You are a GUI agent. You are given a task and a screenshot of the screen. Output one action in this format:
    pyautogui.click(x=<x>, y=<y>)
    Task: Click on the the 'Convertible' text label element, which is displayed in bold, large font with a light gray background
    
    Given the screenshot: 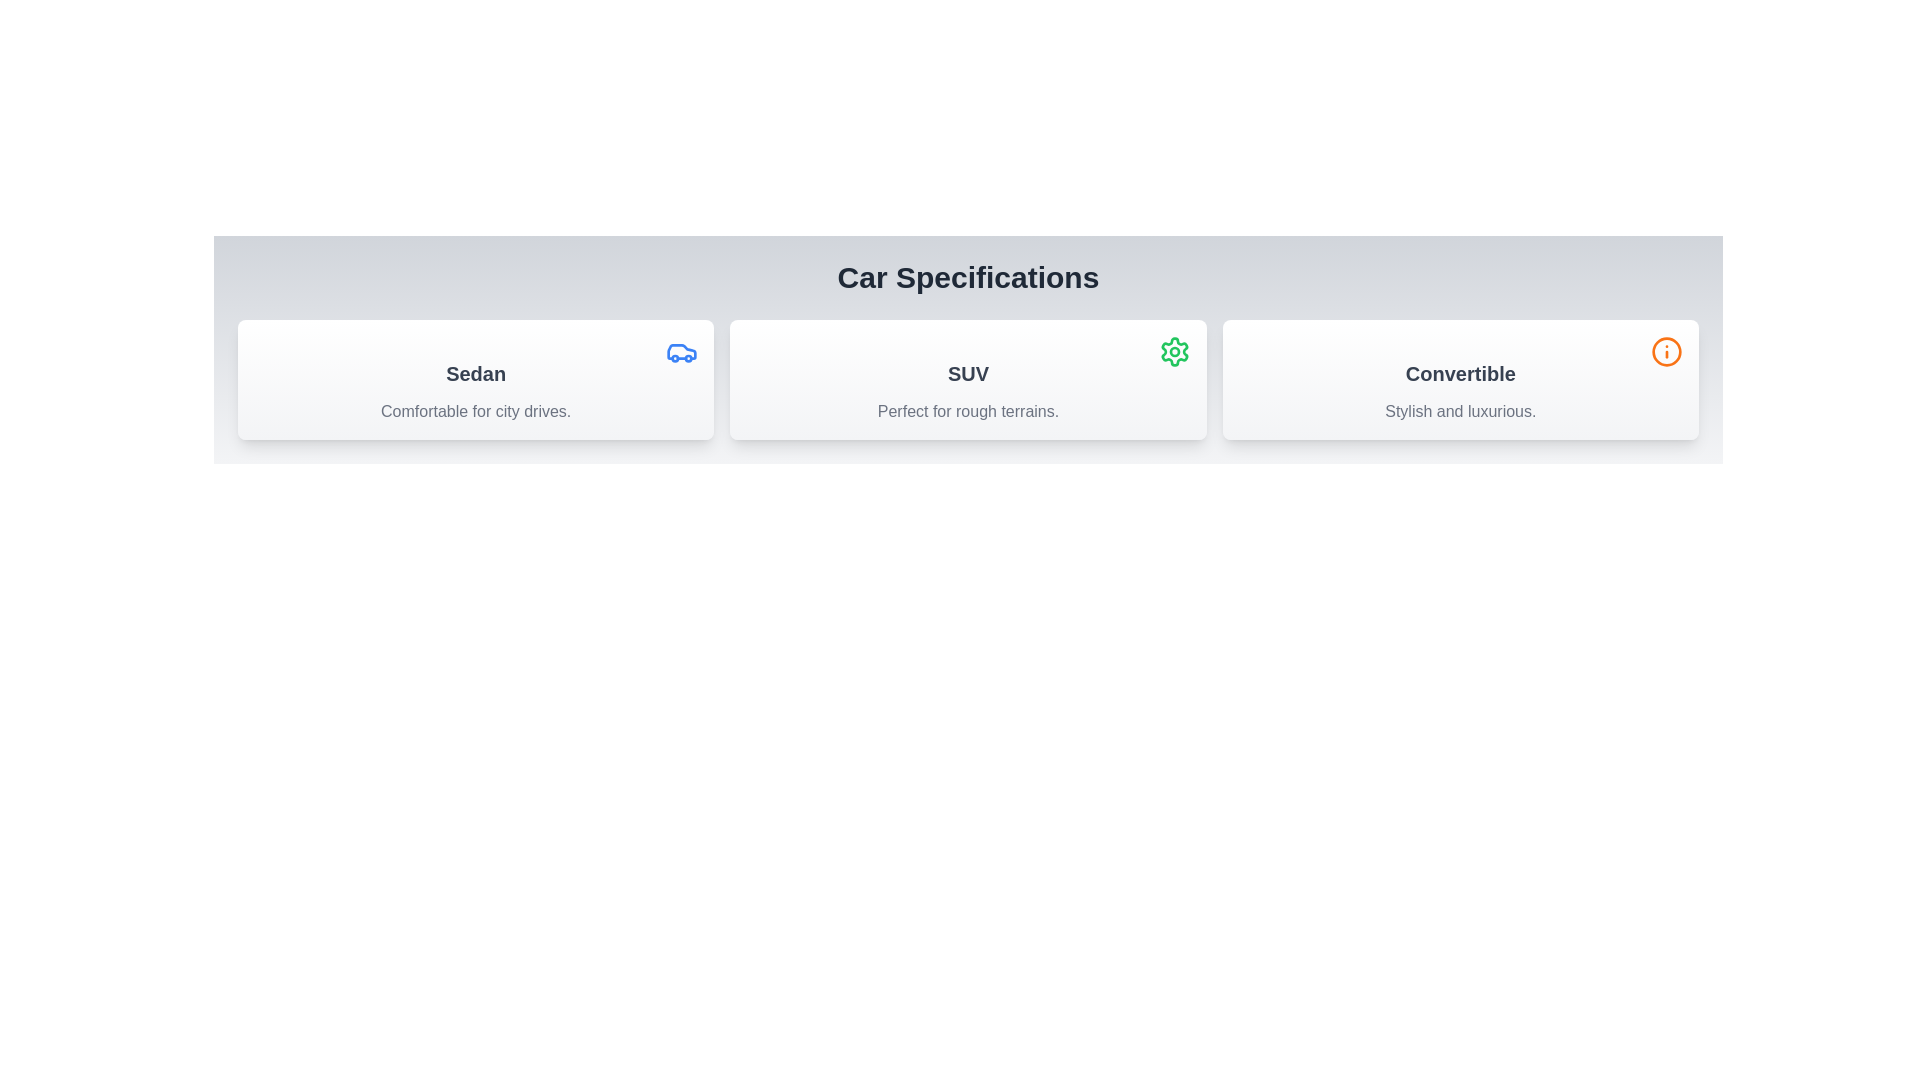 What is the action you would take?
    pyautogui.click(x=1460, y=374)
    